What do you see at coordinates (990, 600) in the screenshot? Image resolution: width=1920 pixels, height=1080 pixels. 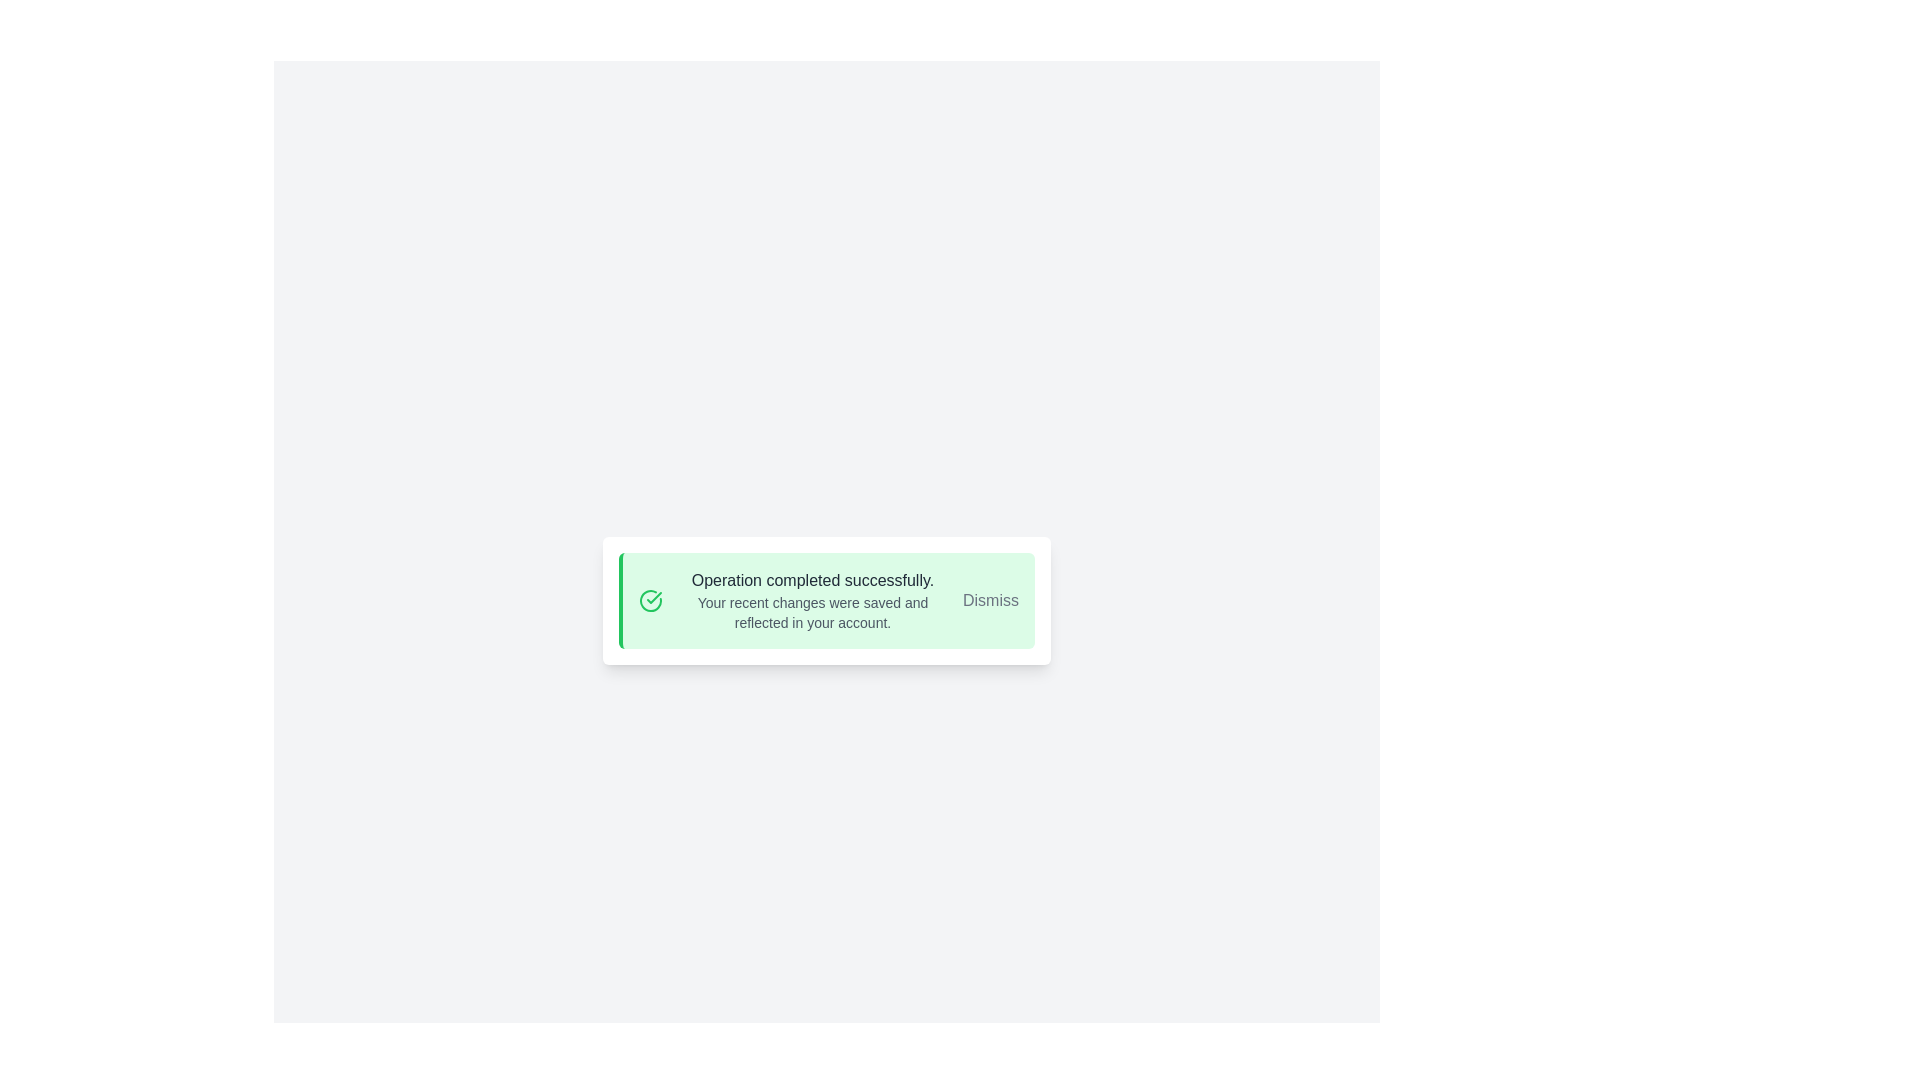 I see `the 'Dismiss' button located at the far right inside the notification banner` at bounding box center [990, 600].